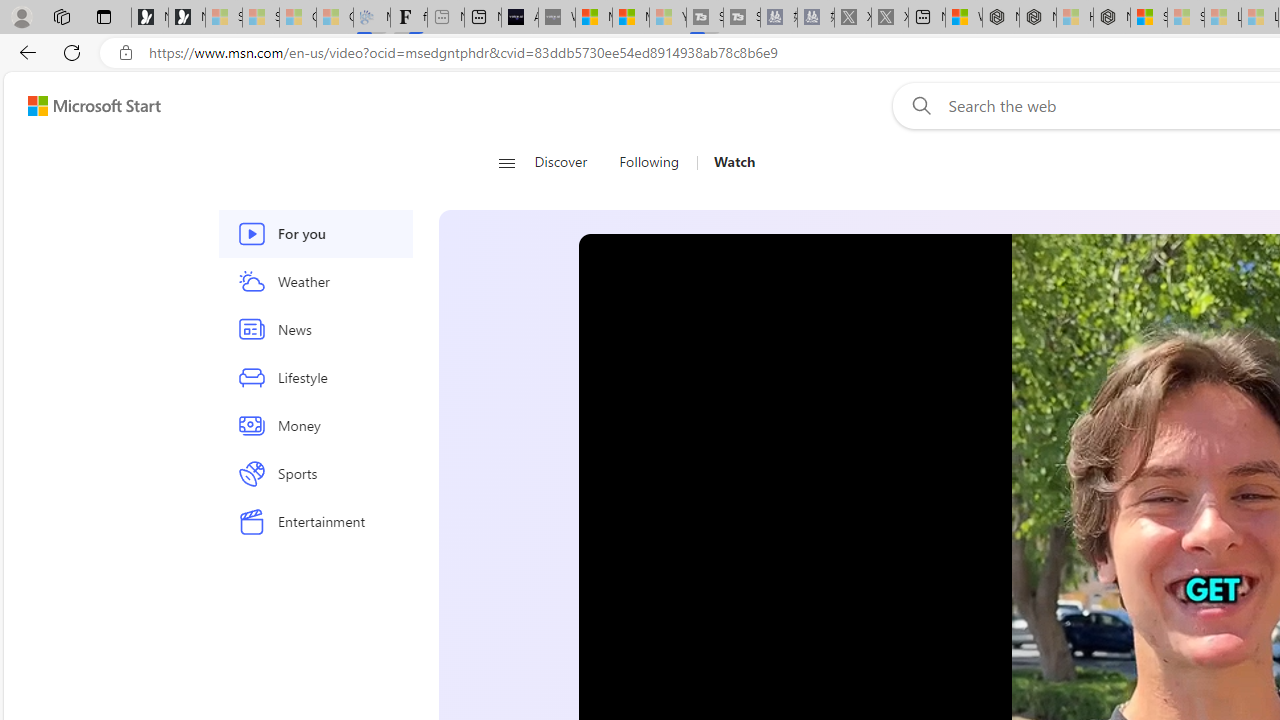  What do you see at coordinates (726, 162) in the screenshot?
I see `'Watch'` at bounding box center [726, 162].